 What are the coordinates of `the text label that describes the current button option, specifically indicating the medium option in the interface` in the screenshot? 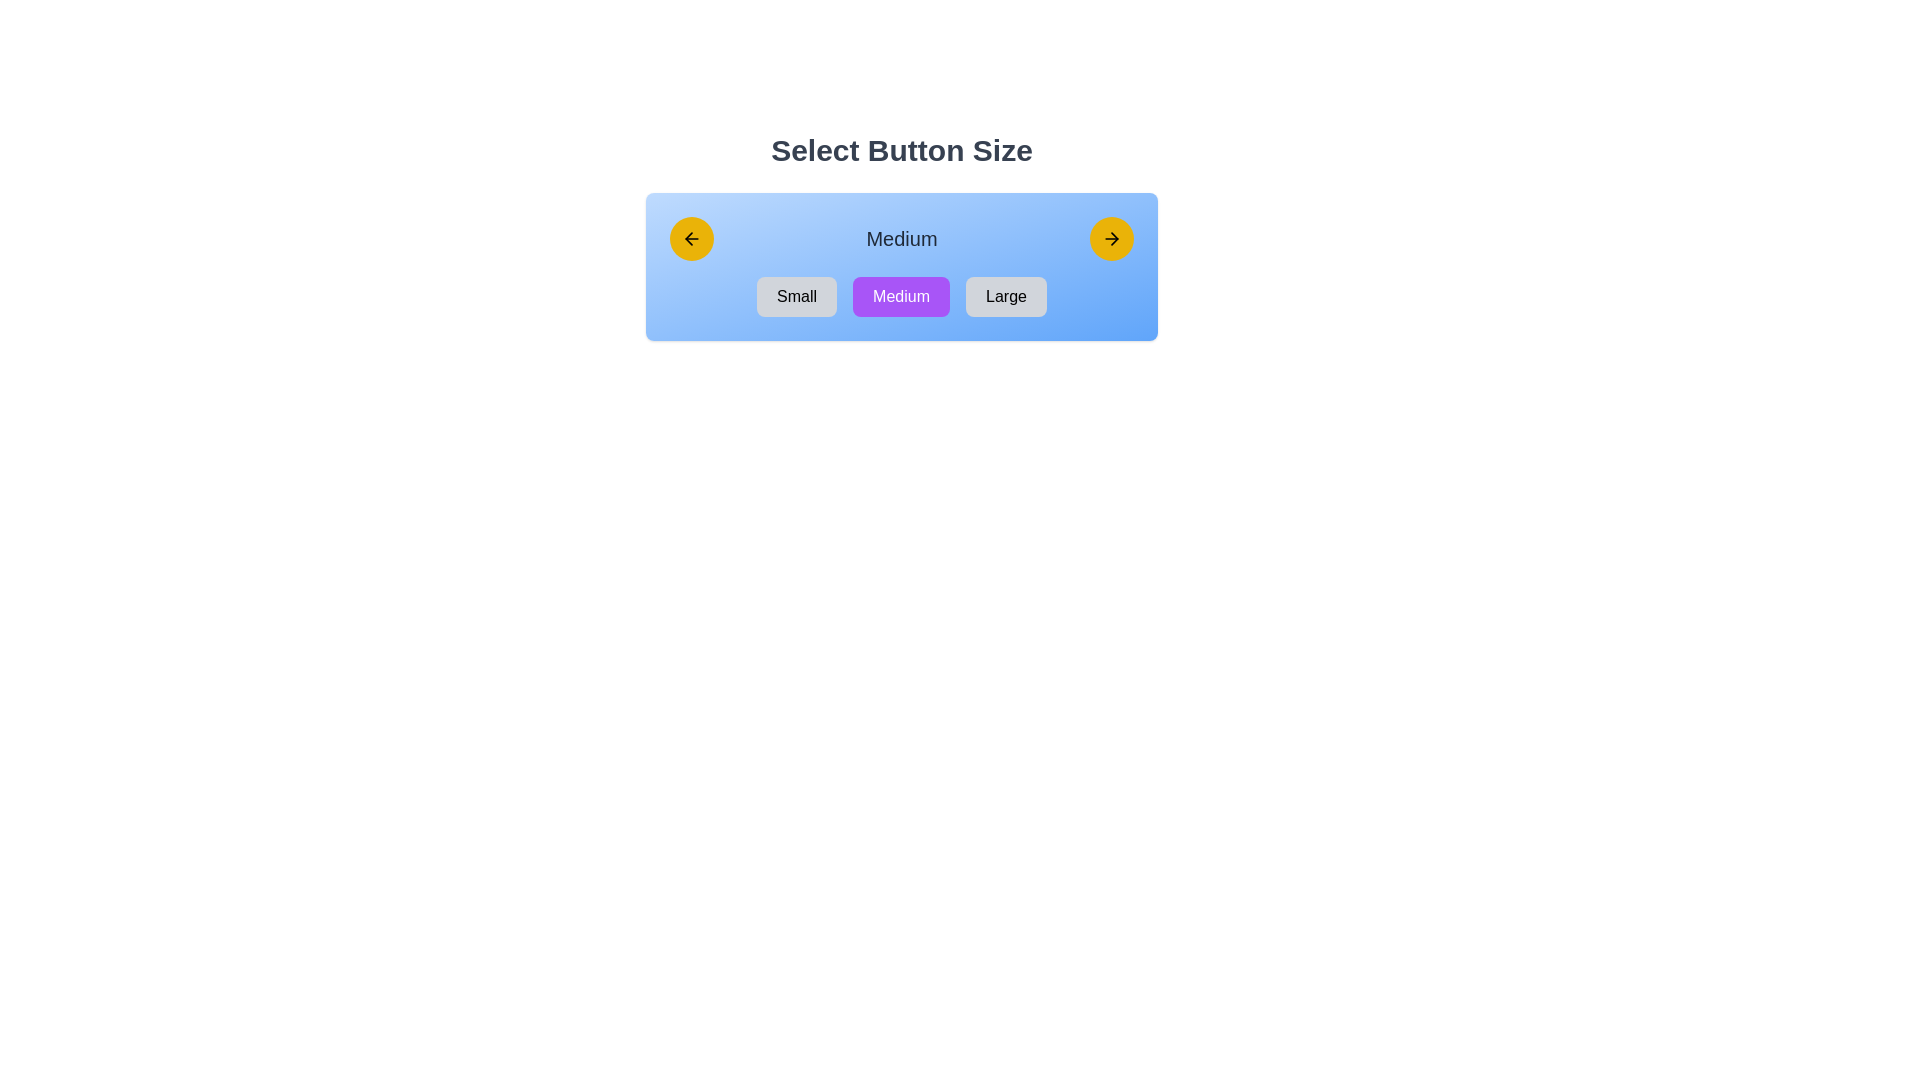 It's located at (901, 238).